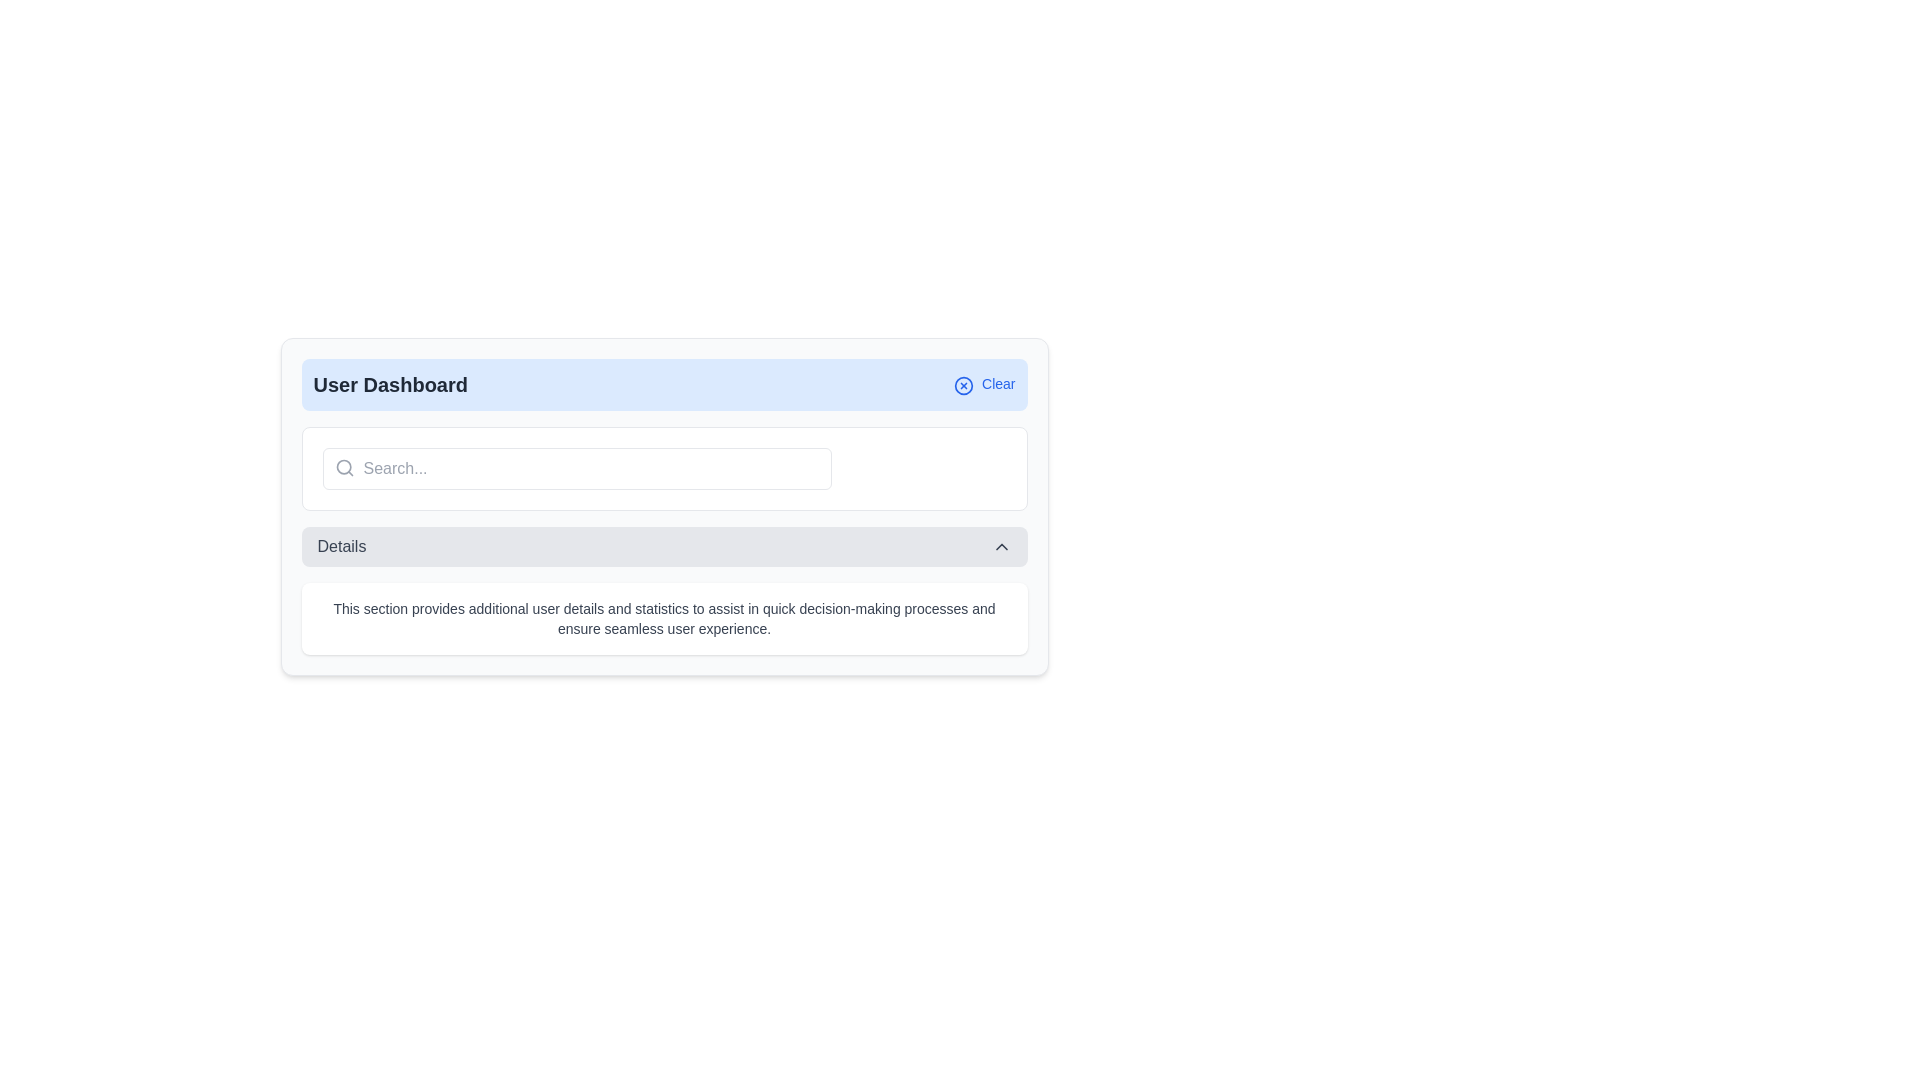  Describe the element at coordinates (664, 617) in the screenshot. I see `the text block with a light gray font located within the 'Details' card, which is the only text block inside the card, centered horizontally and near the top` at that location.